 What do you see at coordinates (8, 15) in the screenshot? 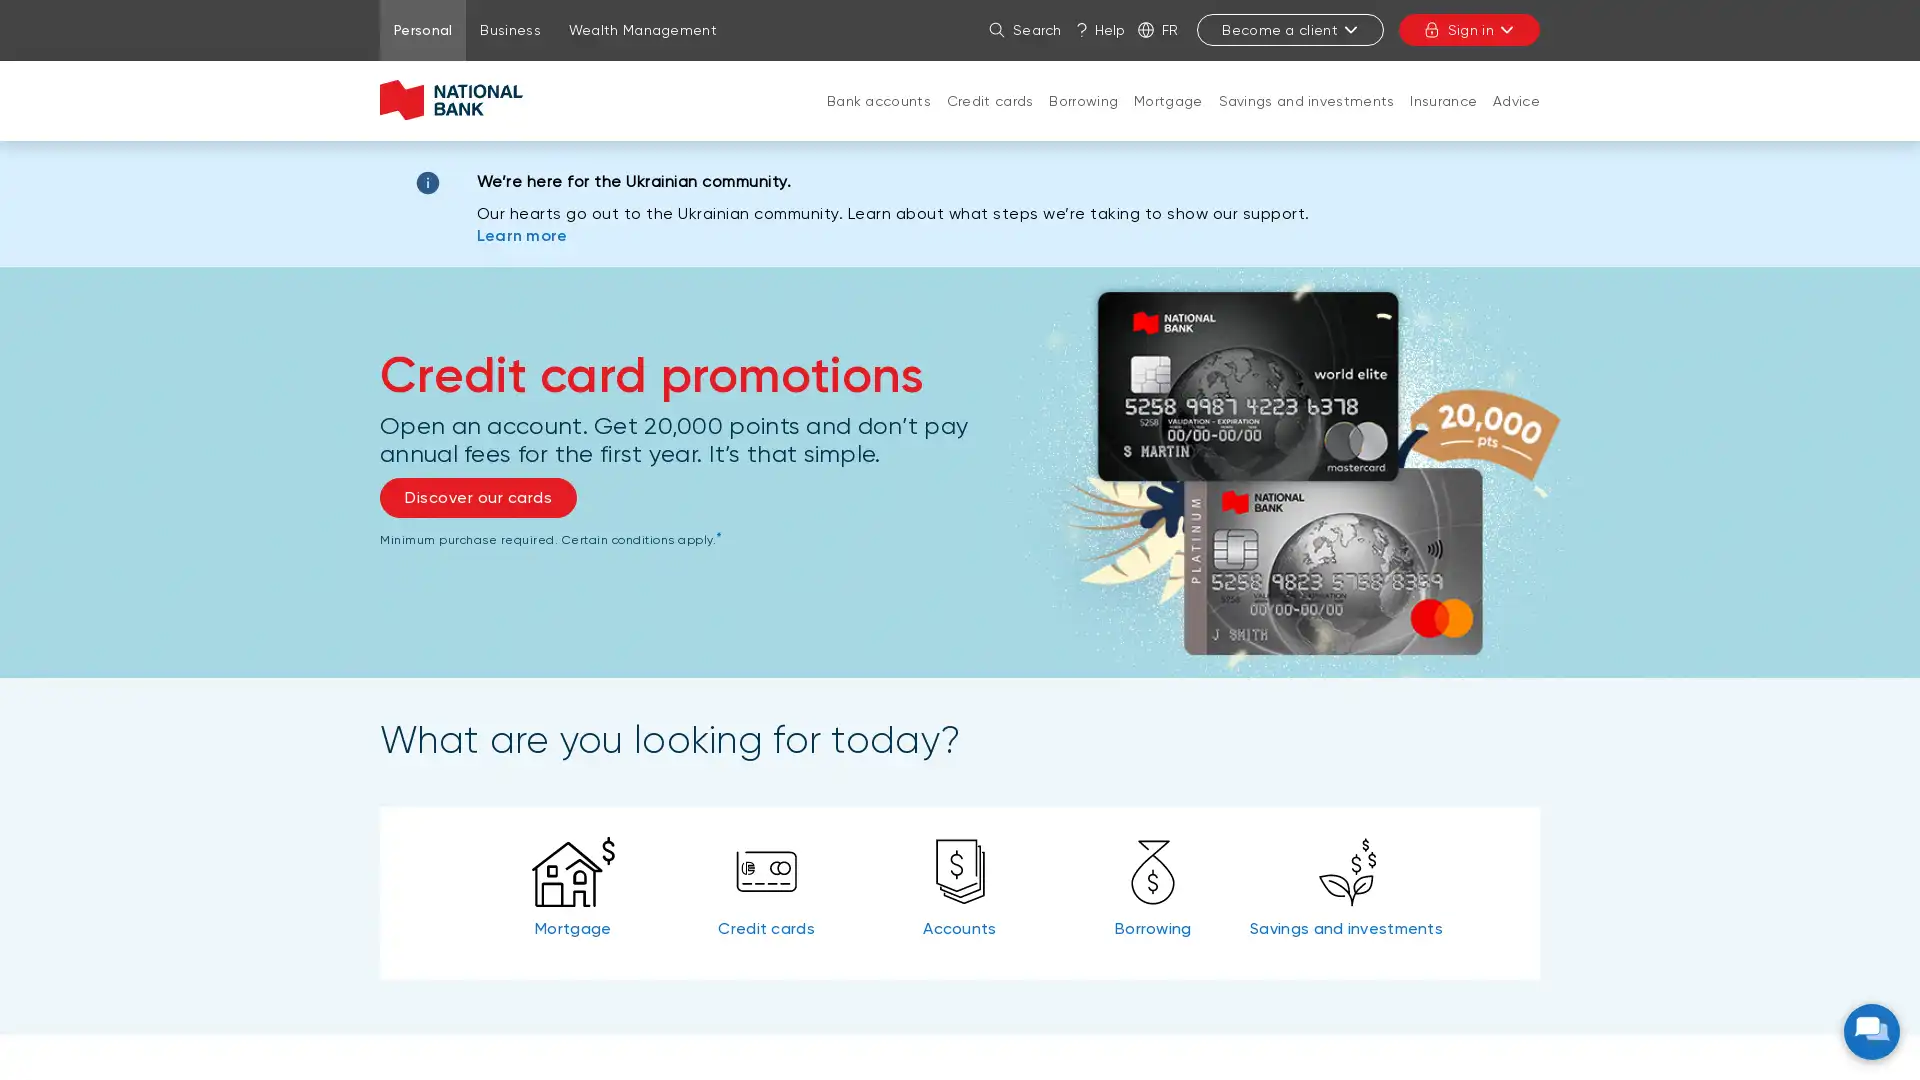
I see `Sign in to my account` at bounding box center [8, 15].